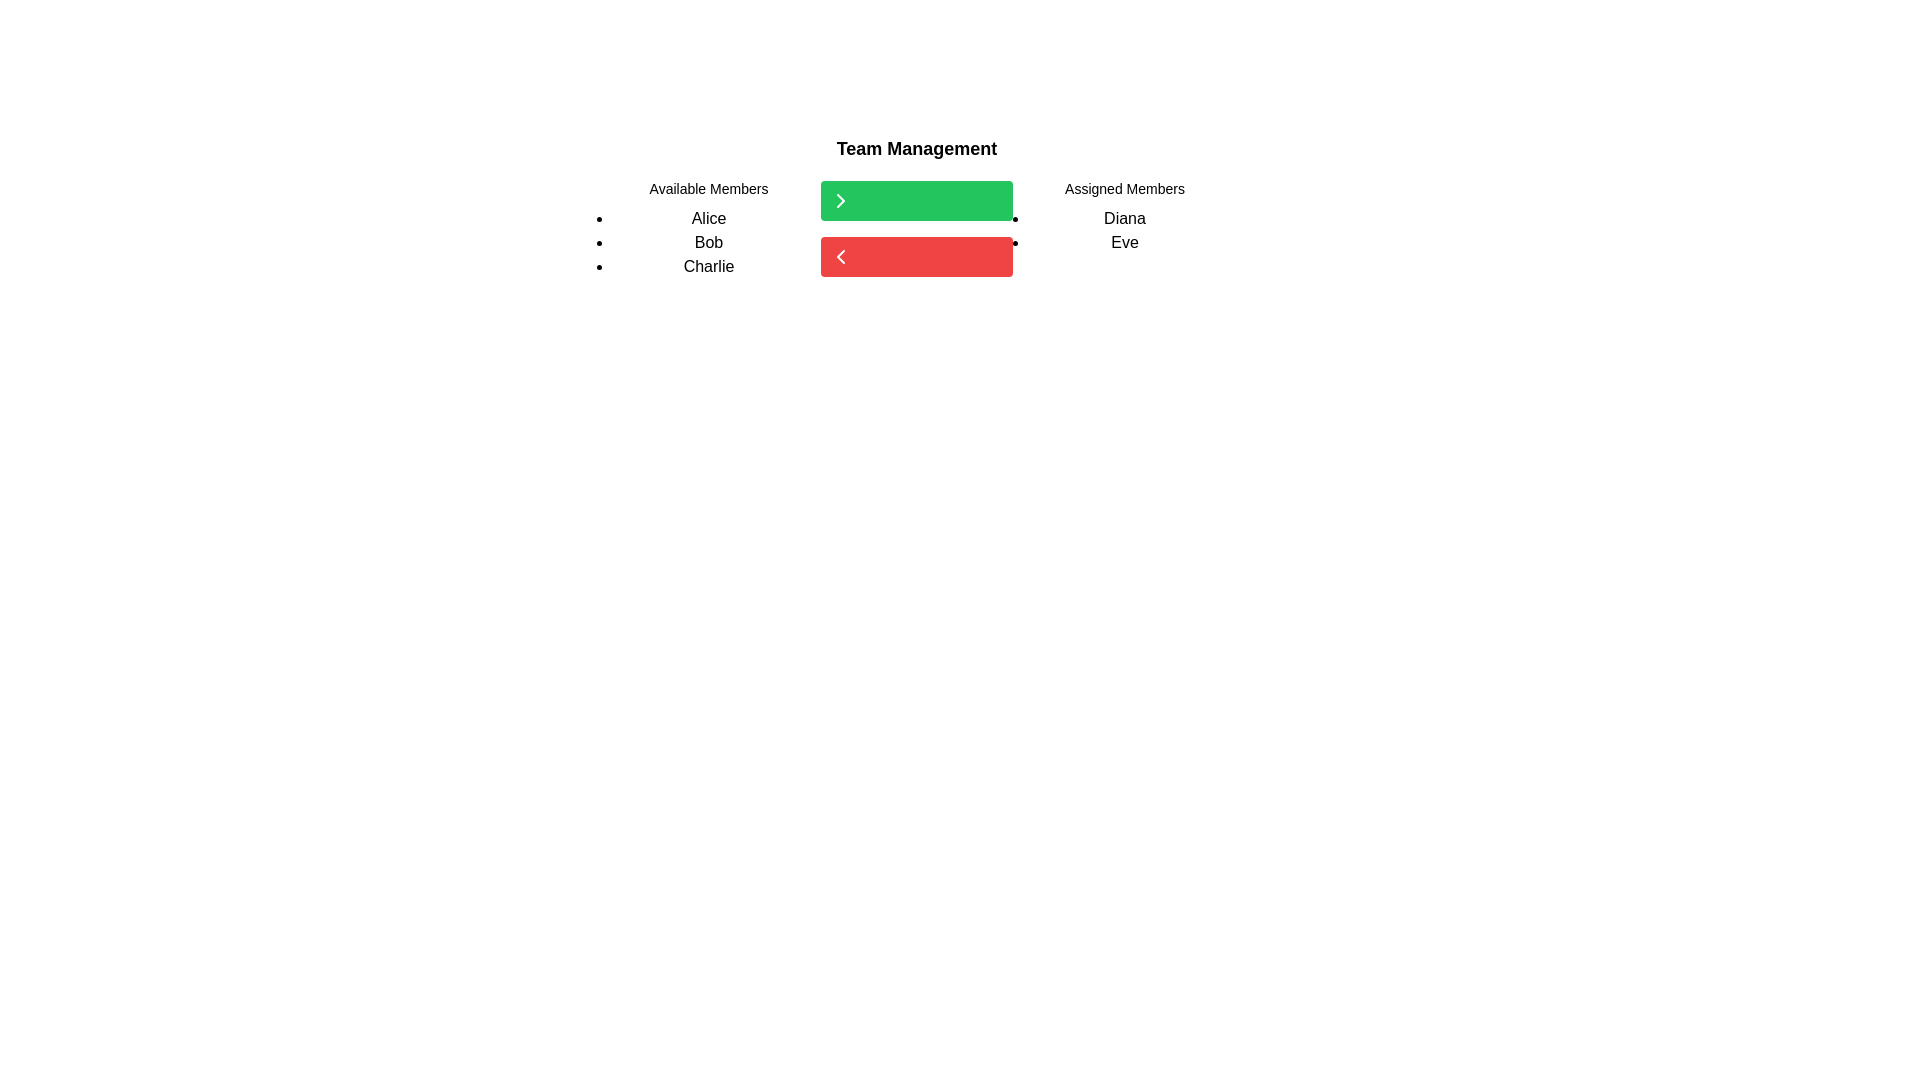  What do you see at coordinates (1124, 227) in the screenshot?
I see `the Text Display Module that shows currently assigned members 'Diana' and 'Eve' under the 'Team Management' header` at bounding box center [1124, 227].